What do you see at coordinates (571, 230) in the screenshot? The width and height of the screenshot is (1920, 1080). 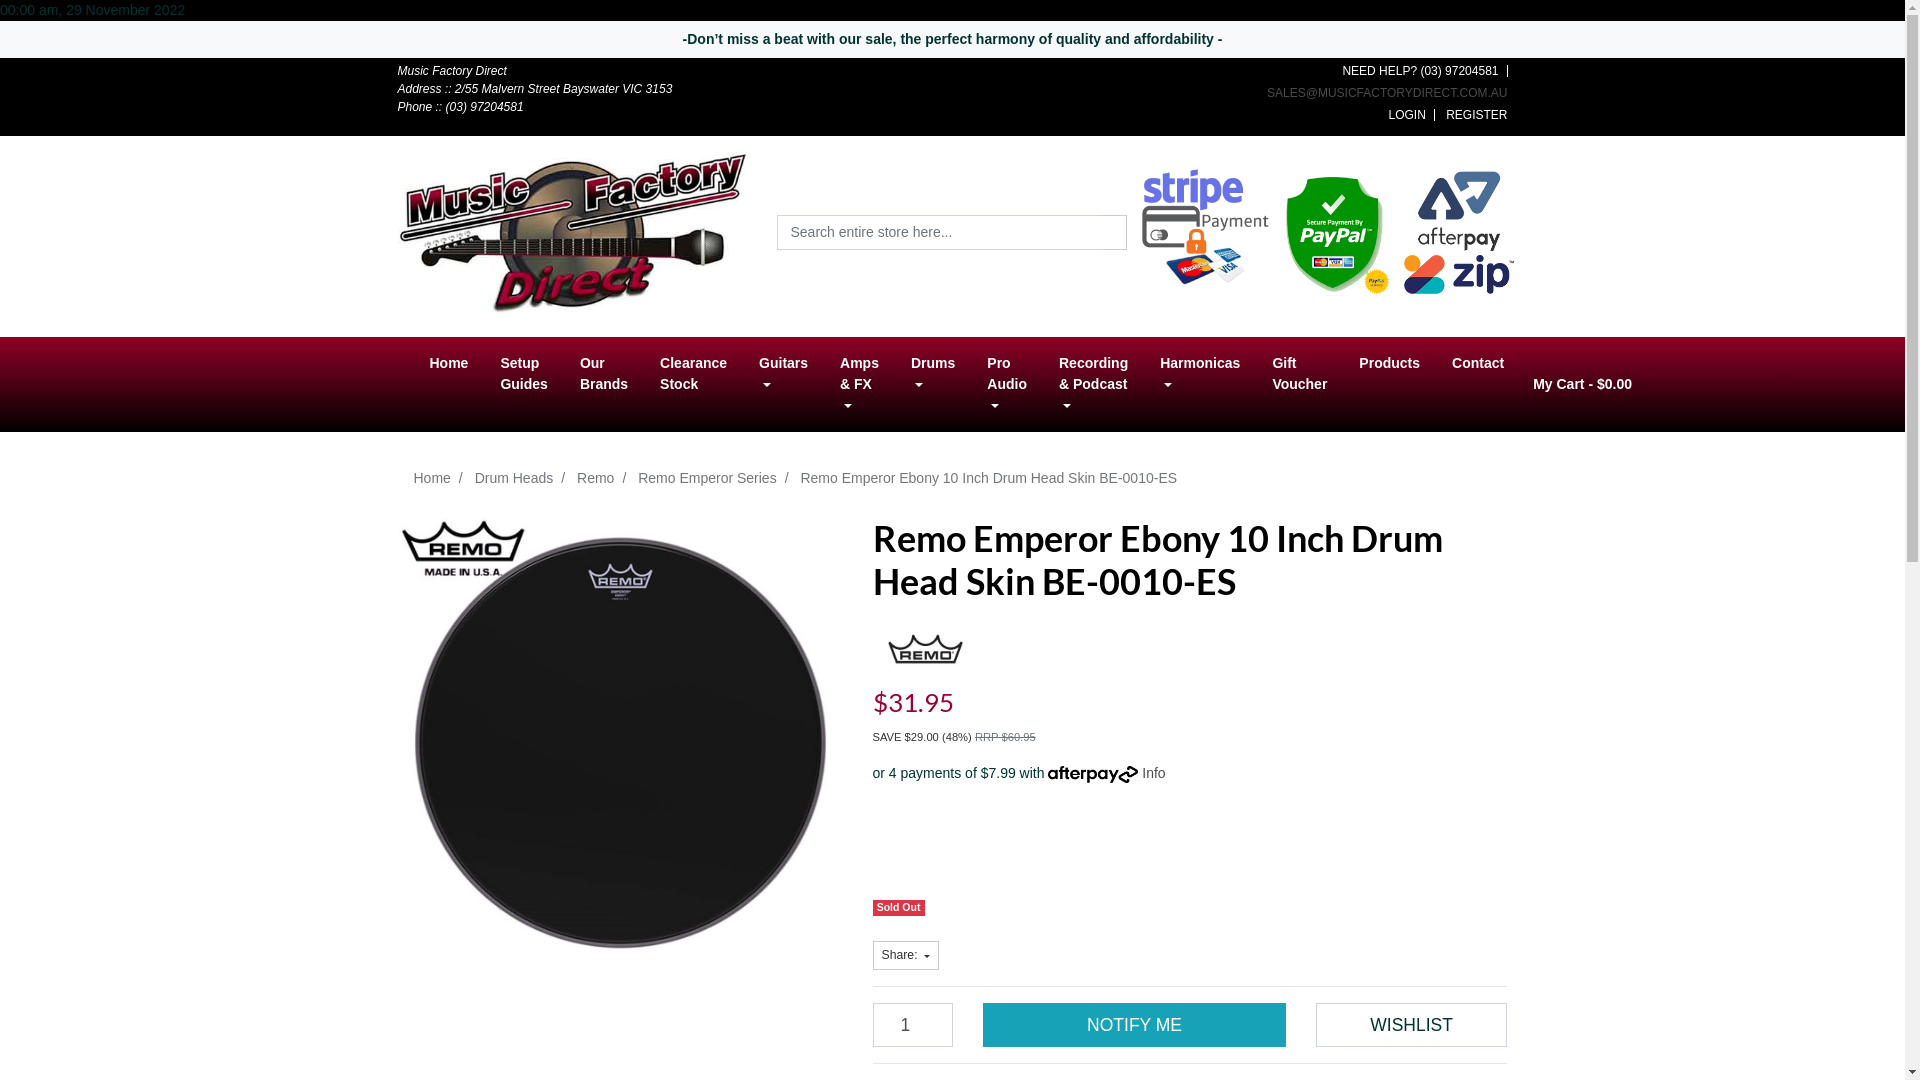 I see `'Music Factory Direct'` at bounding box center [571, 230].